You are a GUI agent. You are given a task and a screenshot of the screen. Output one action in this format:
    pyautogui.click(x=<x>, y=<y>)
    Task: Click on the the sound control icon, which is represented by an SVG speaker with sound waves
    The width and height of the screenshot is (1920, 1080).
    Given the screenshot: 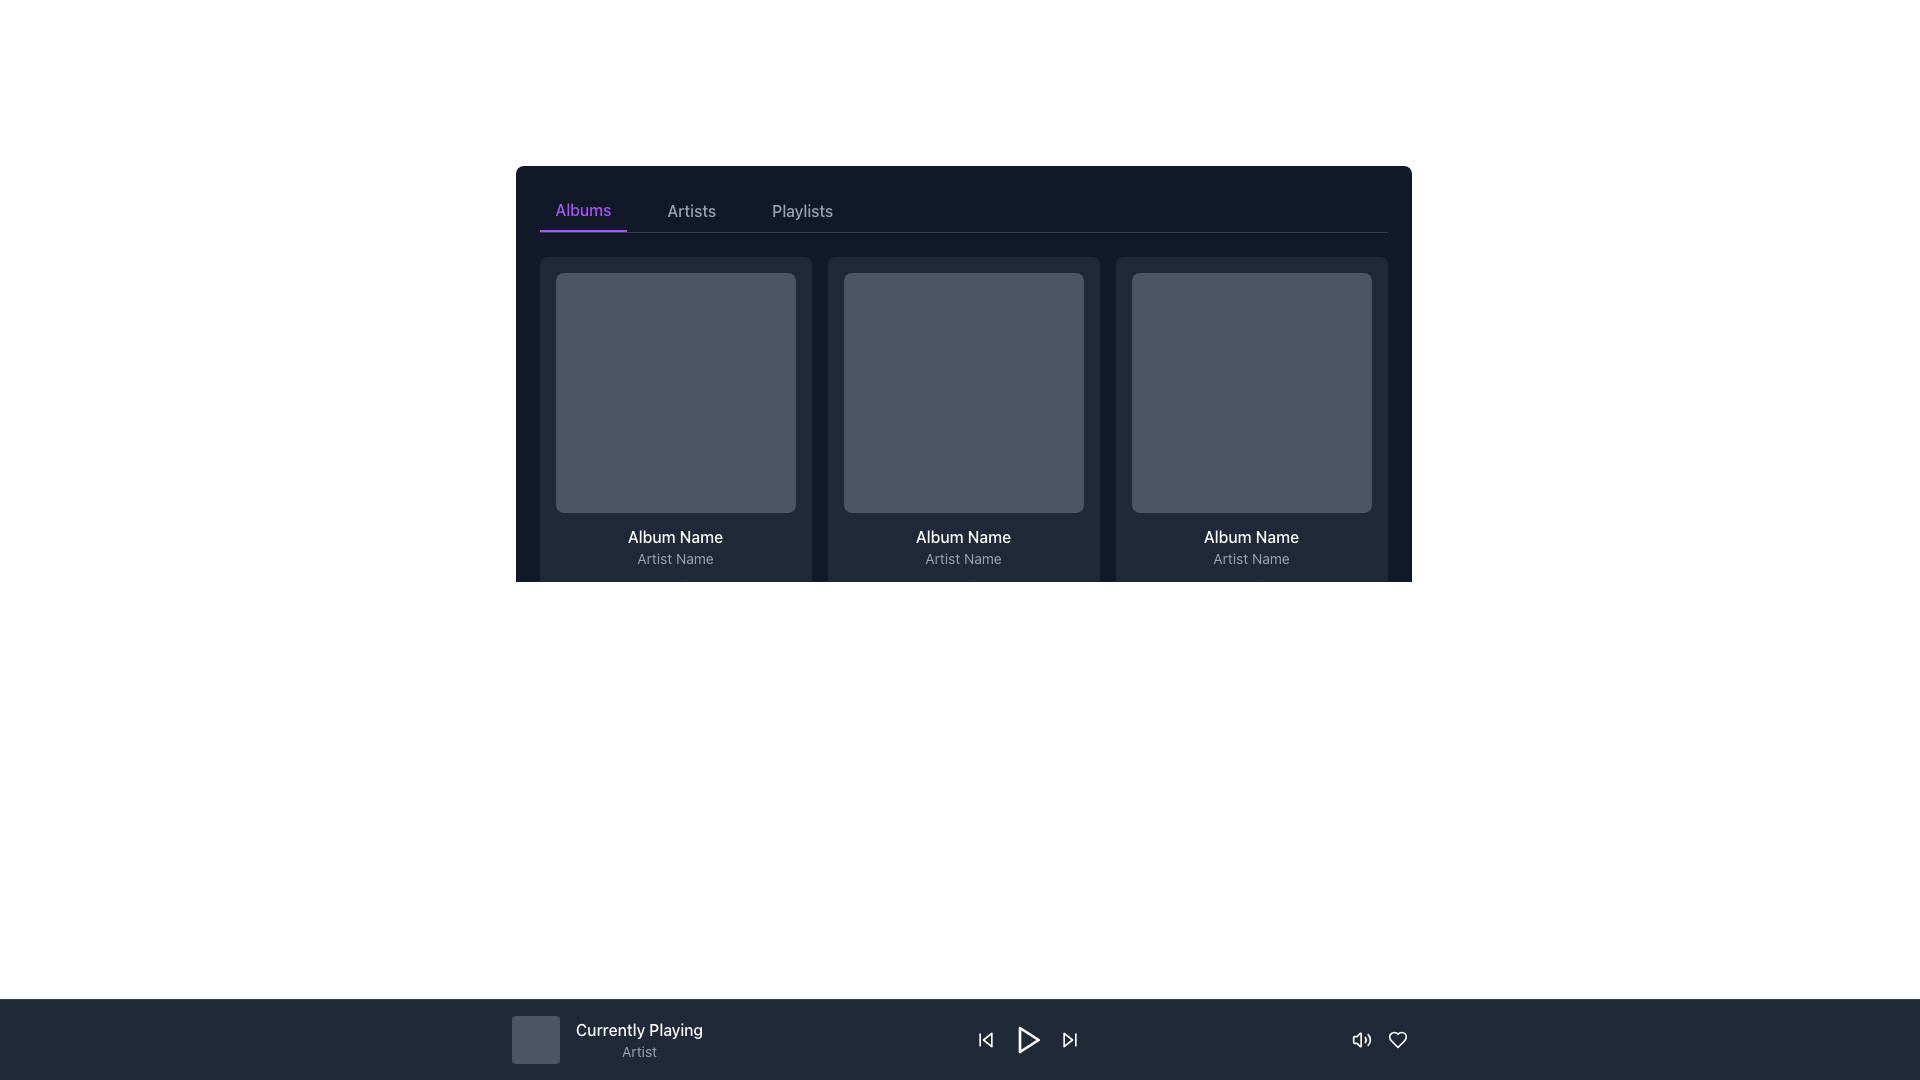 What is the action you would take?
    pyautogui.click(x=1361, y=1039)
    